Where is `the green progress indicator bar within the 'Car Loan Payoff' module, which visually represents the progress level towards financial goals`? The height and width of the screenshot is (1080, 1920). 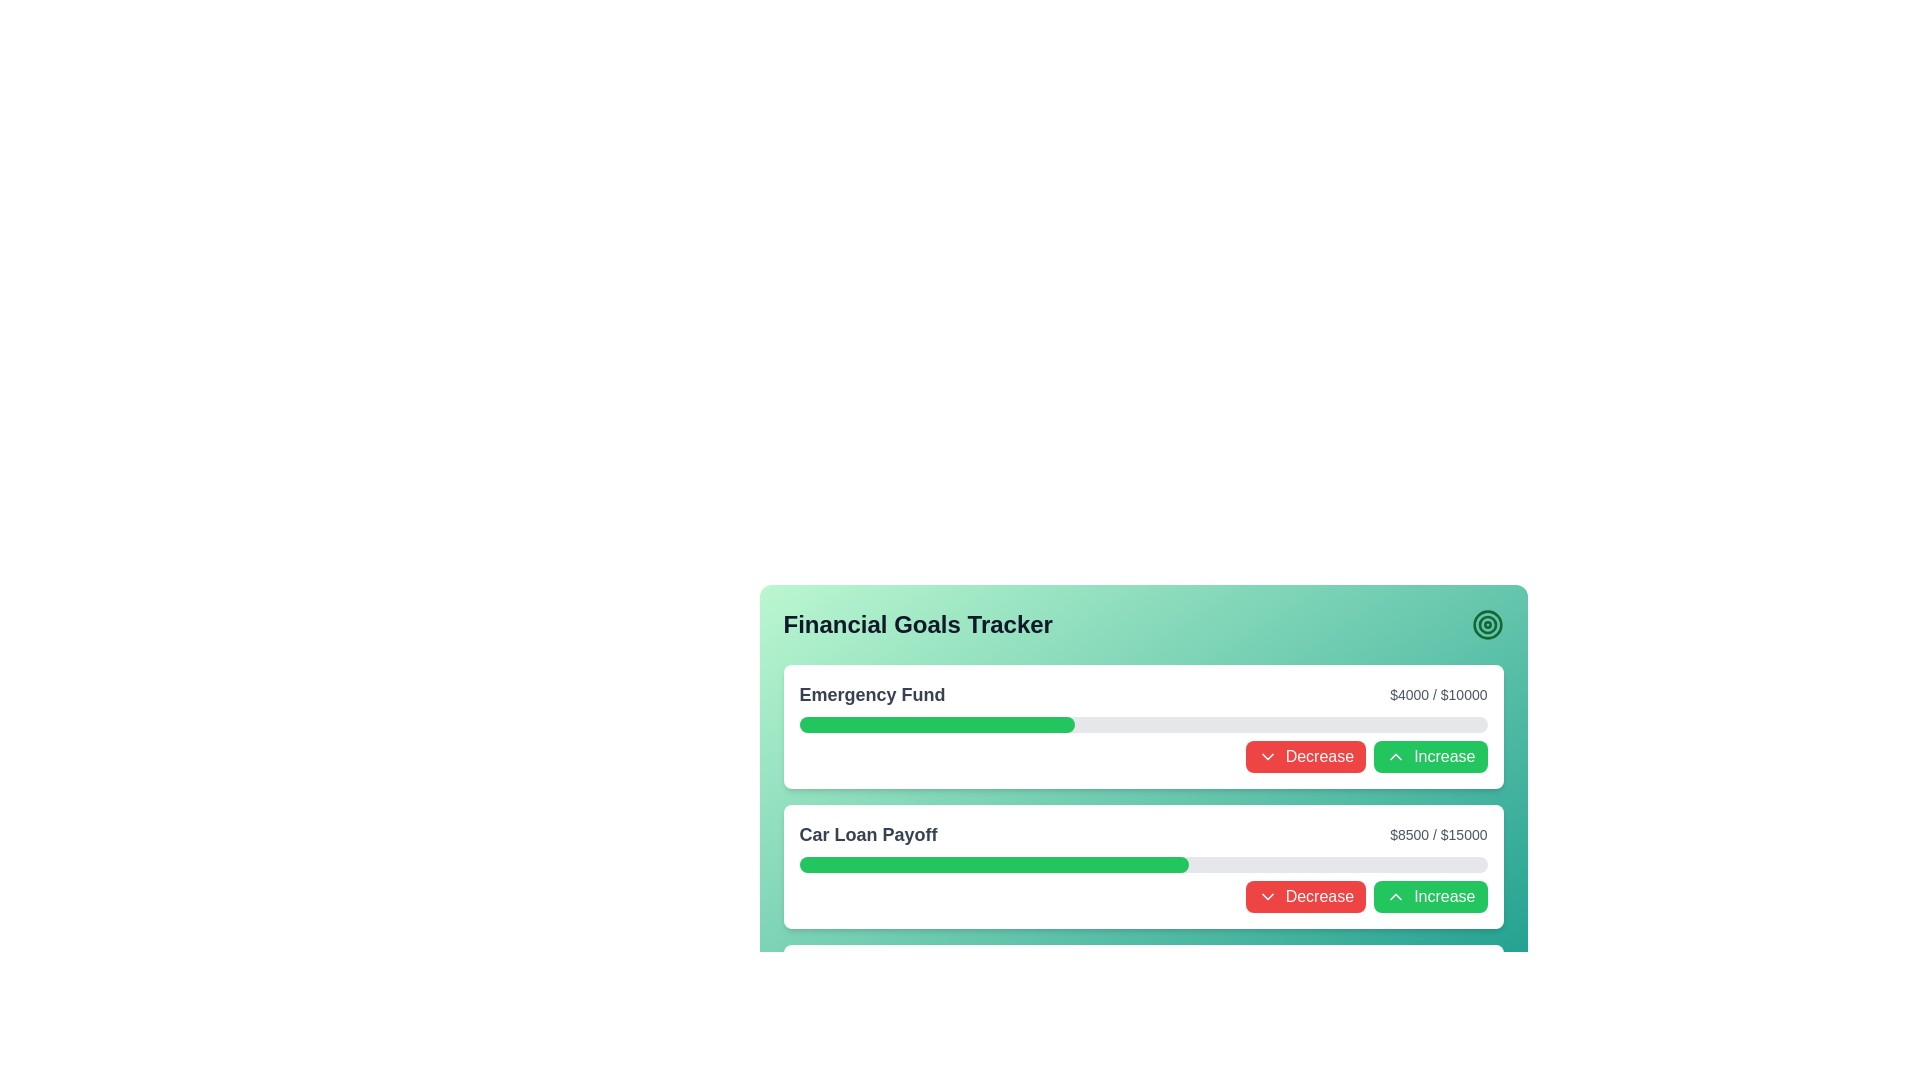
the green progress indicator bar within the 'Car Loan Payoff' module, which visually represents the progress level towards financial goals is located at coordinates (994, 863).